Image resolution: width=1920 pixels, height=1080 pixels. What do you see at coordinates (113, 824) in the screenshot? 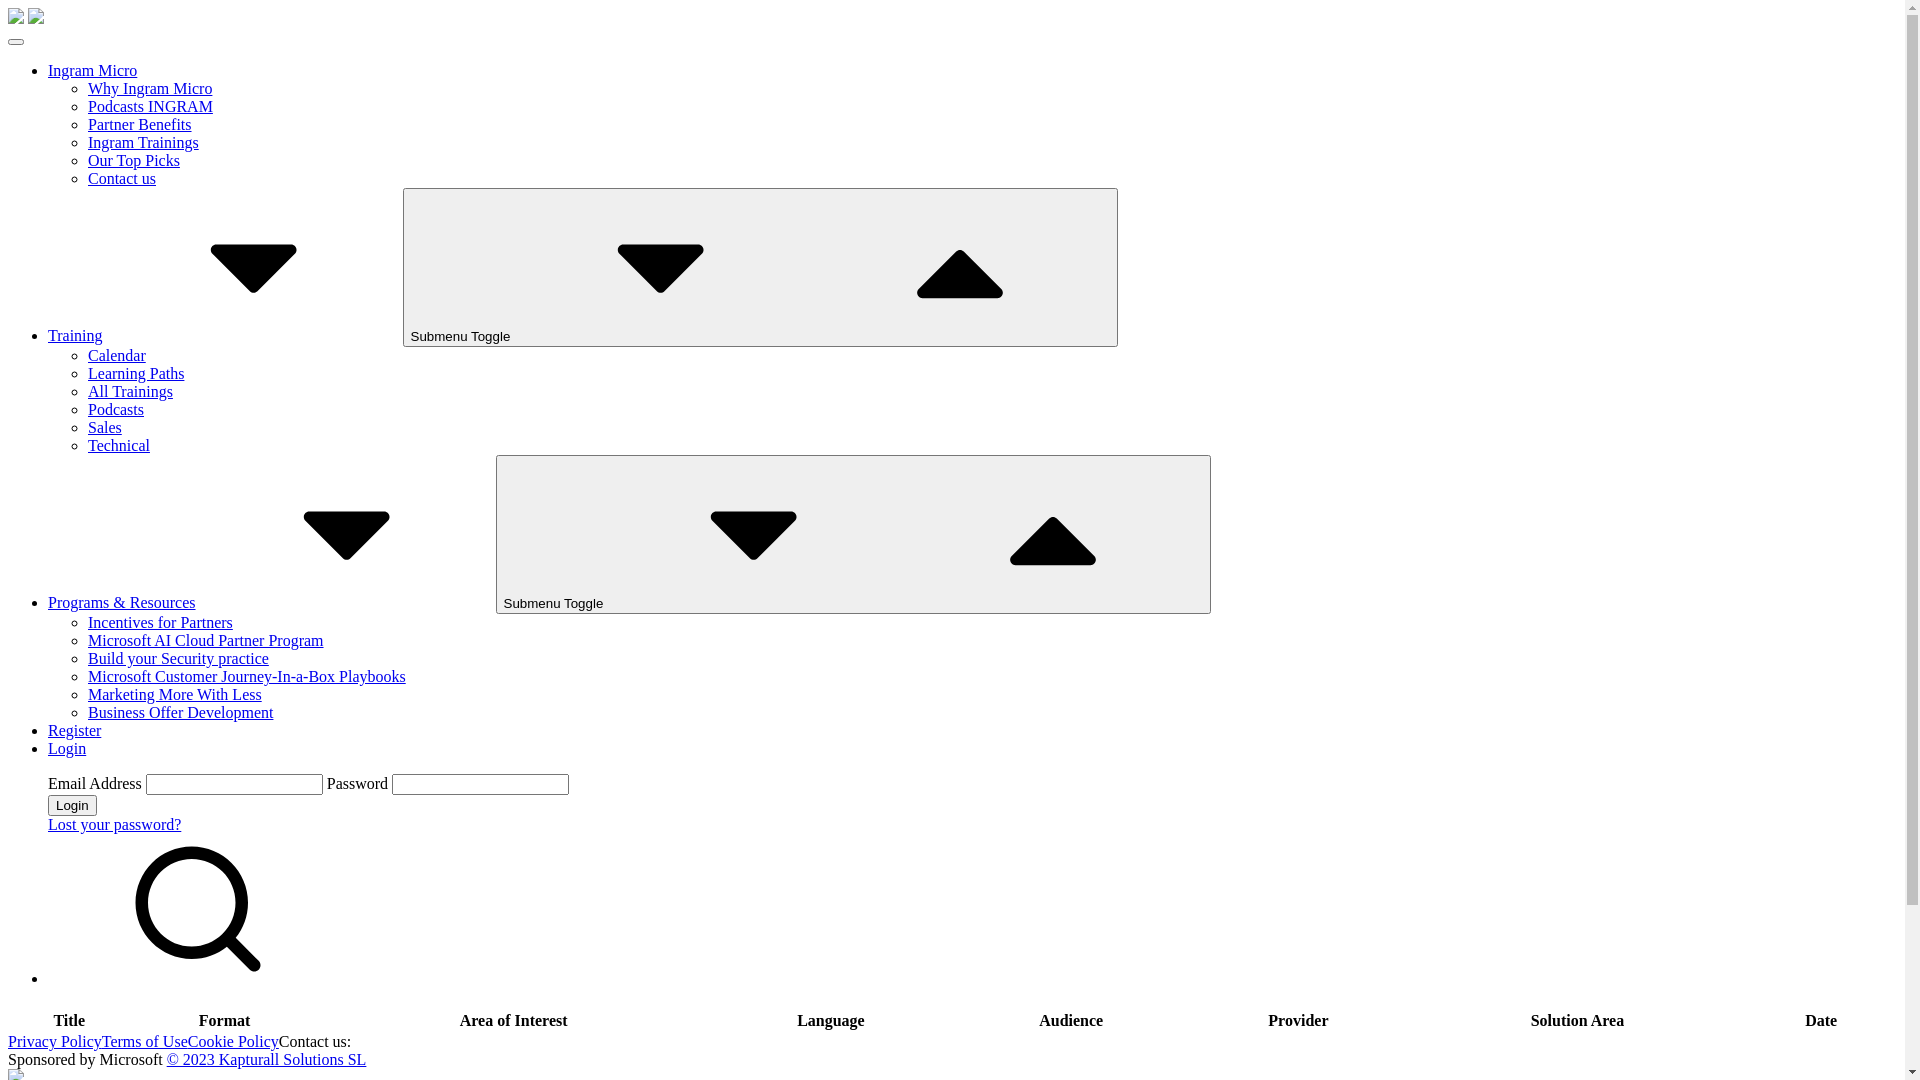
I see `'Lost your password?'` at bounding box center [113, 824].